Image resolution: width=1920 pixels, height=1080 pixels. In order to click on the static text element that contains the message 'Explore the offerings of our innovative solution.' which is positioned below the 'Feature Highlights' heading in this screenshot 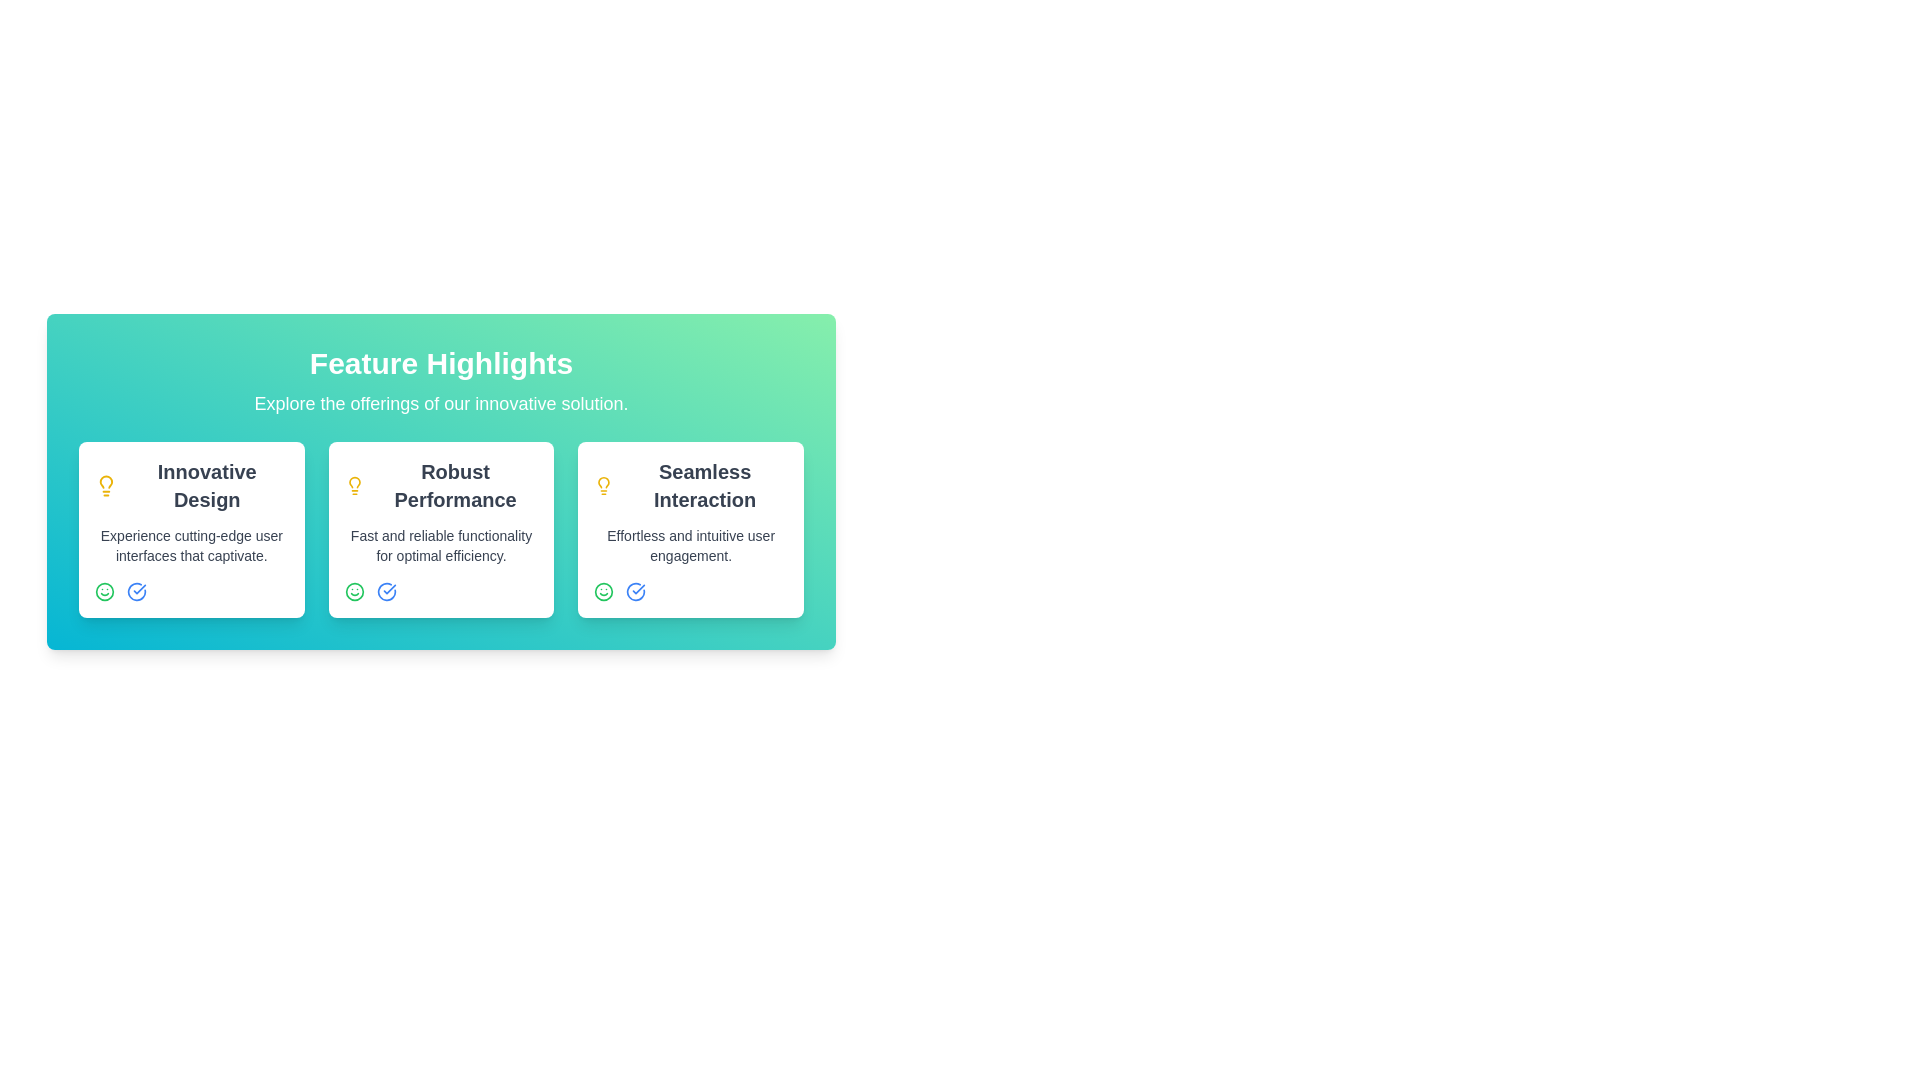, I will do `click(440, 404)`.